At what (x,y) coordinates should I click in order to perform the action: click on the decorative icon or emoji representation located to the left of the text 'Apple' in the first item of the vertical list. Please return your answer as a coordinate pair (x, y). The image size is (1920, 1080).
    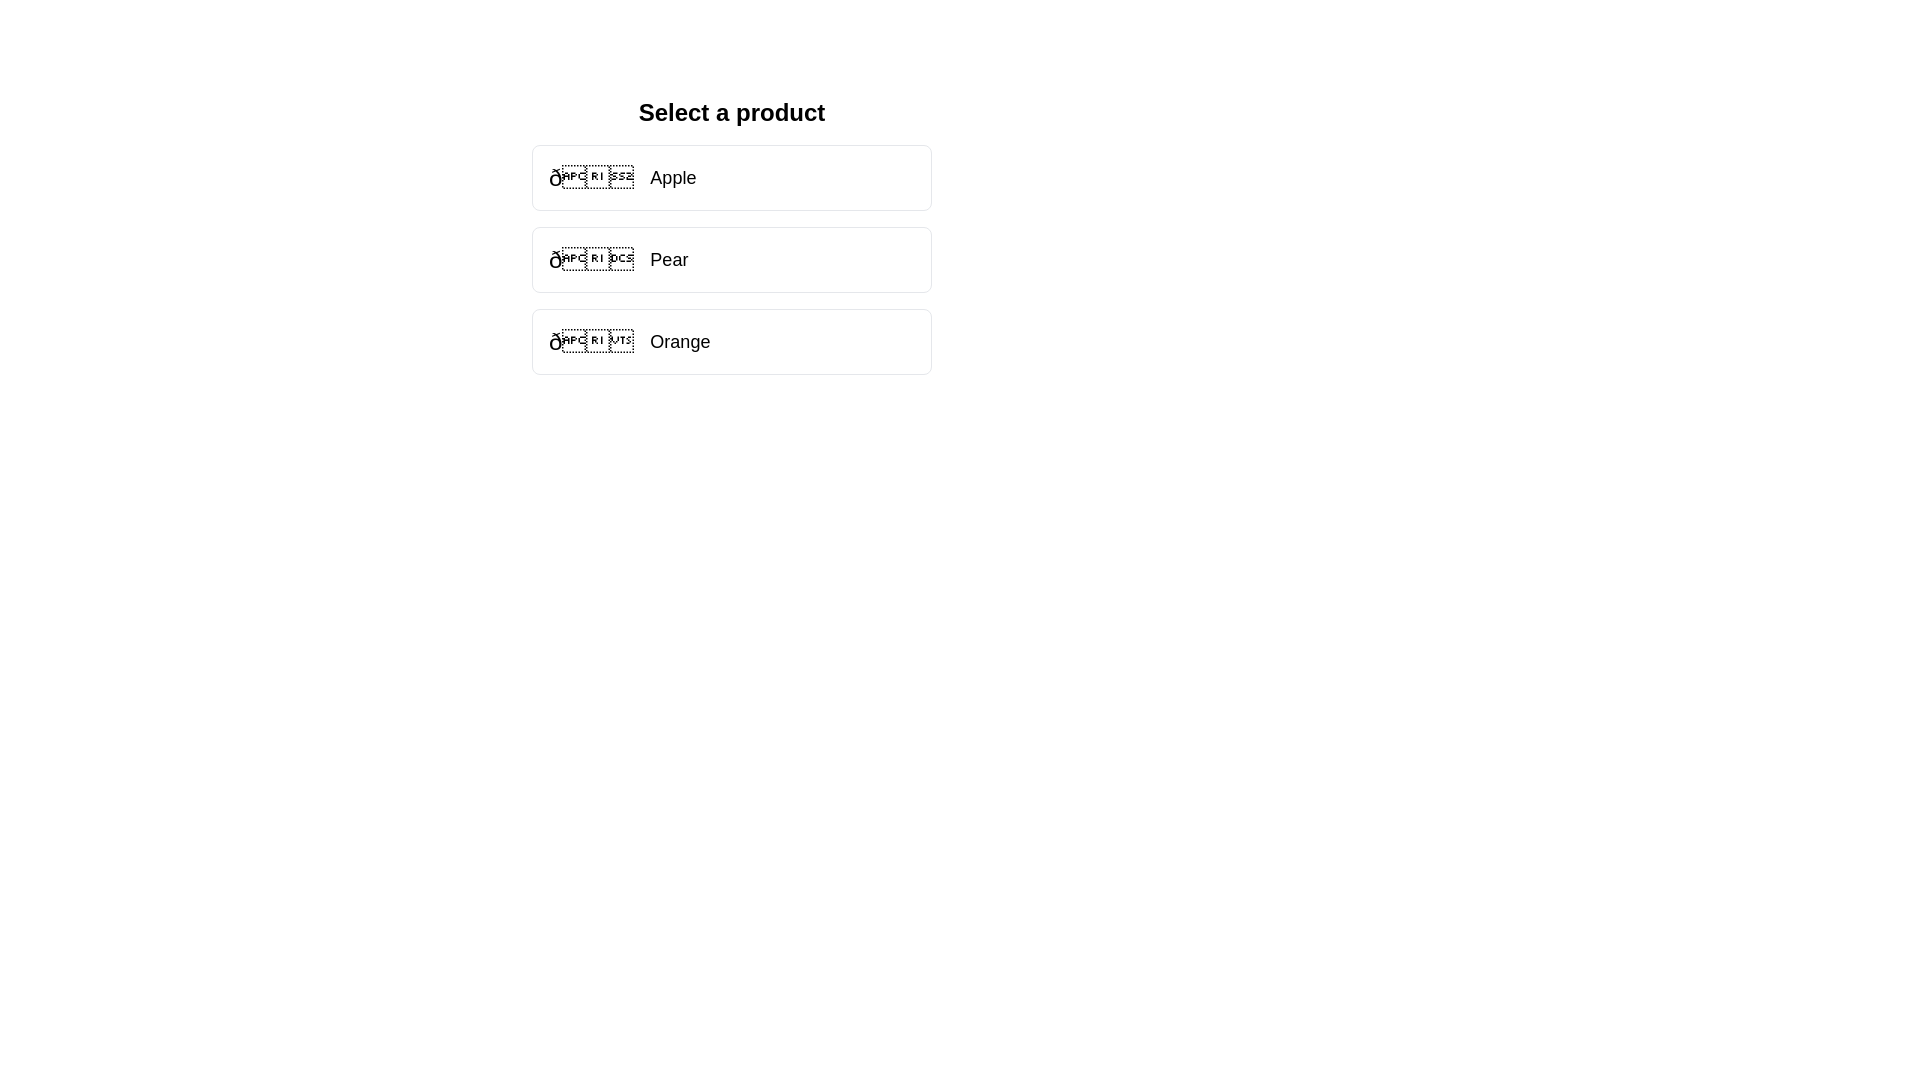
    Looking at the image, I should click on (590, 176).